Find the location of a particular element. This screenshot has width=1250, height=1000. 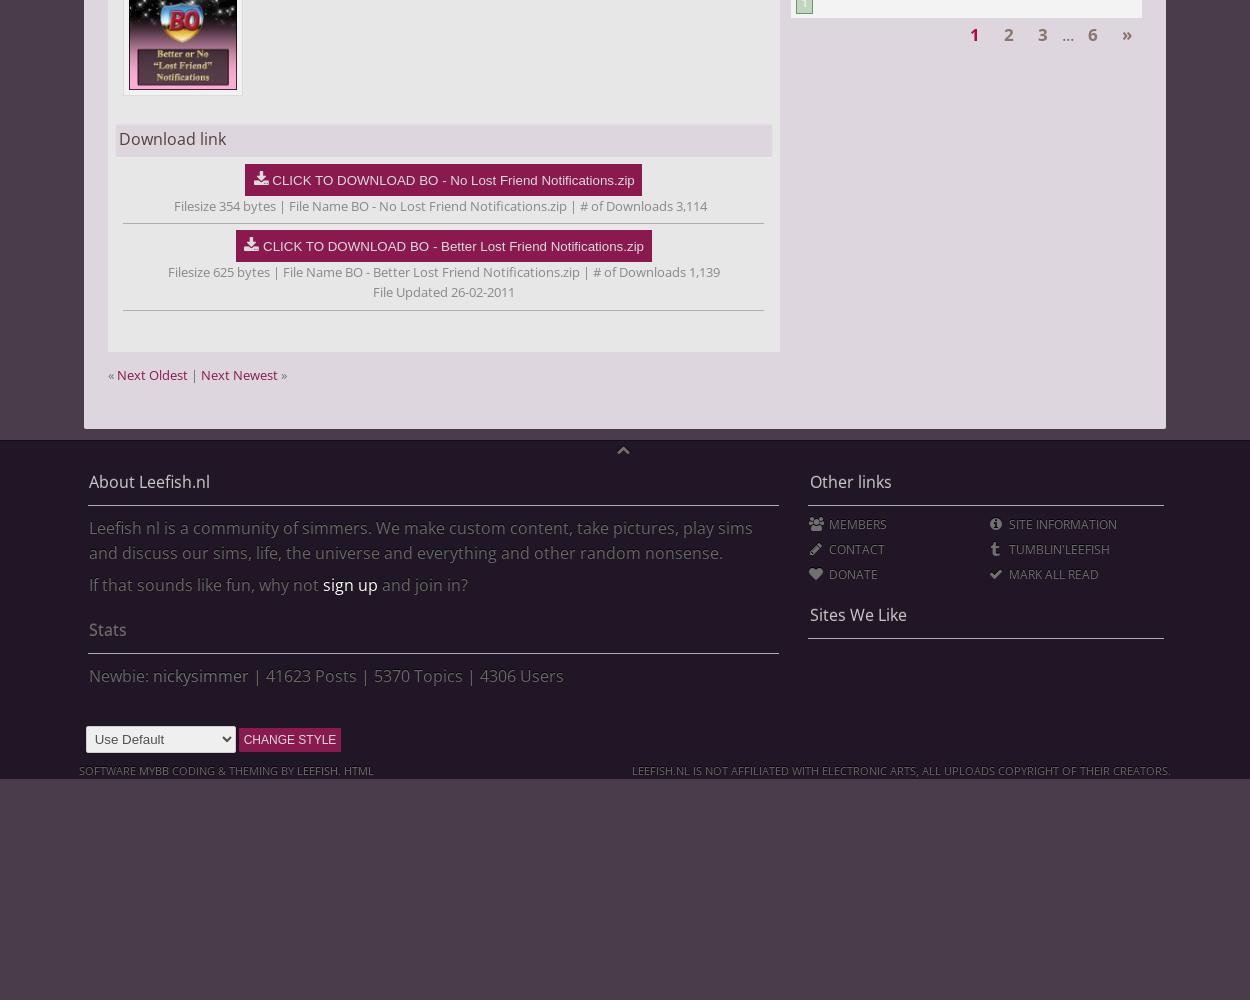

'About Leefish.nl' is located at coordinates (87, 480).